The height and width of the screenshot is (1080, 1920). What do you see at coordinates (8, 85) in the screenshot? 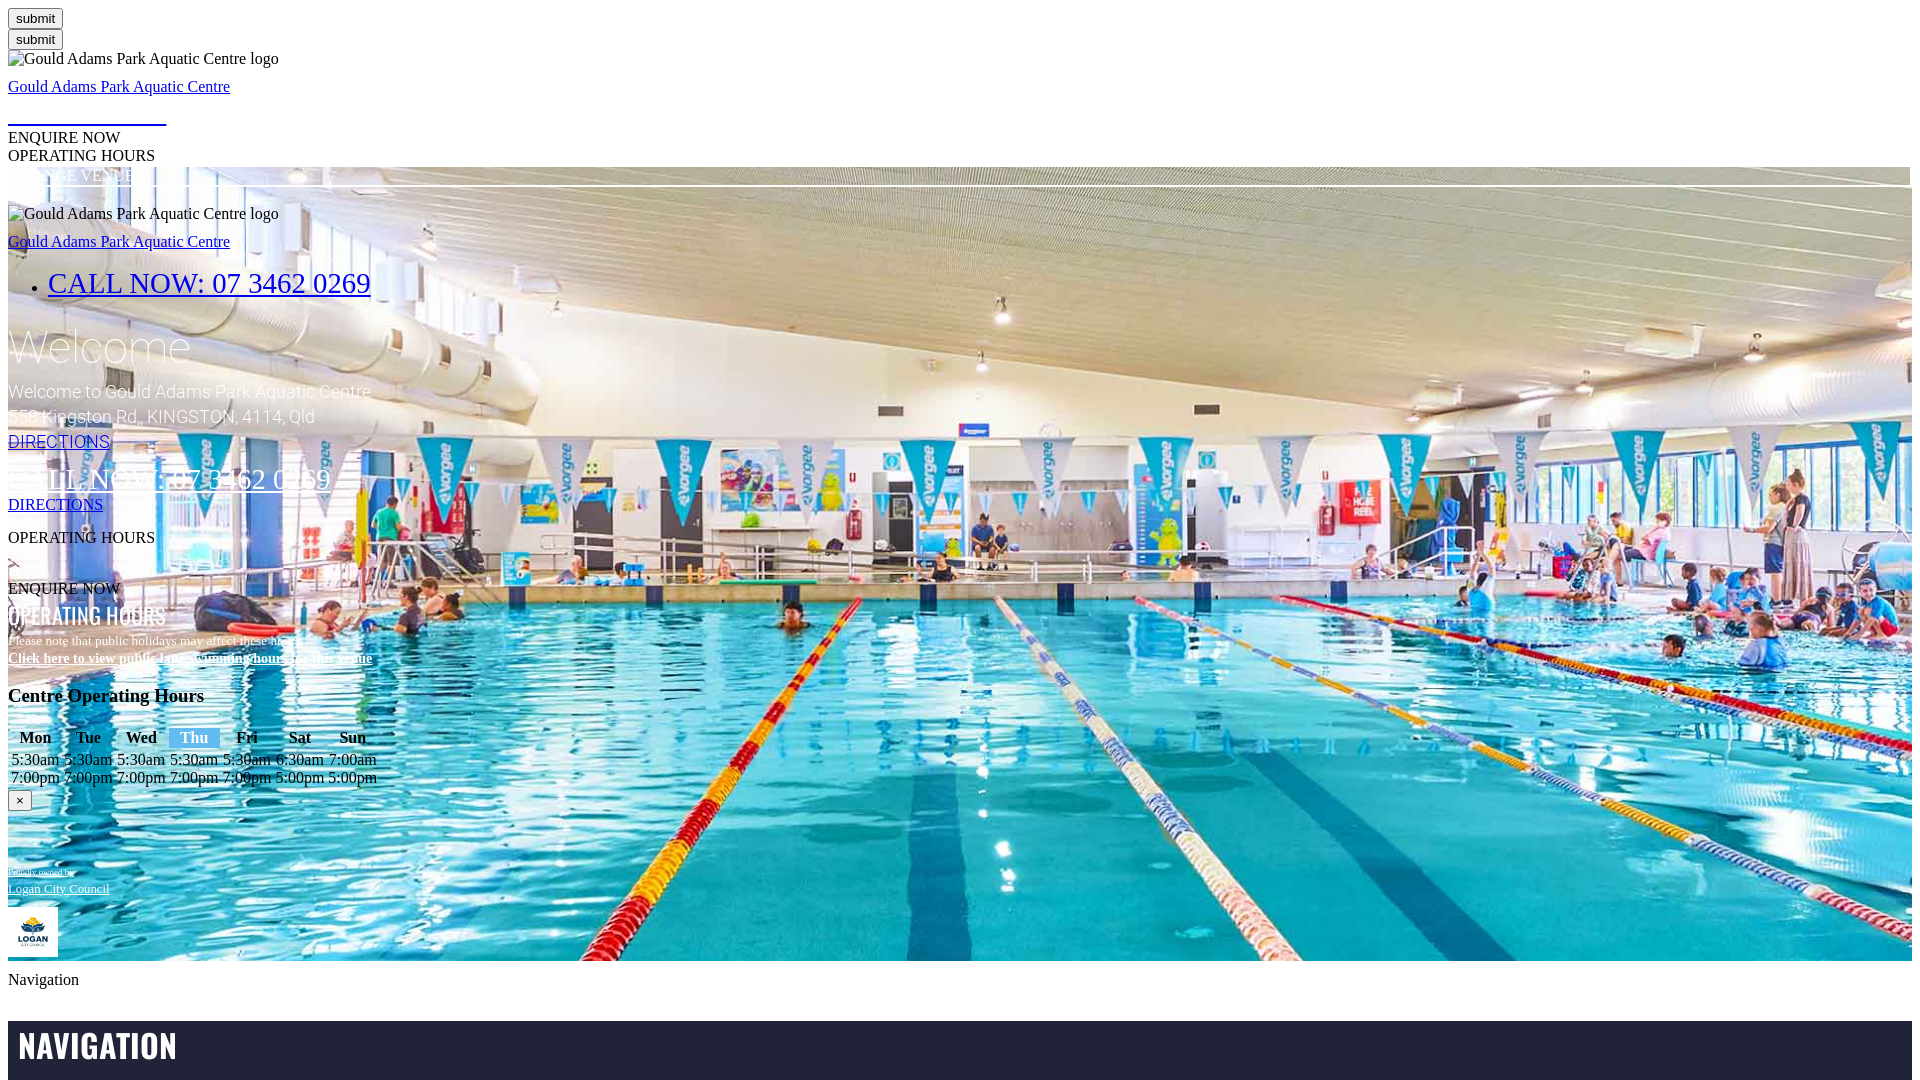
I see `'Gould Adams Park Aquatic Centre'` at bounding box center [8, 85].